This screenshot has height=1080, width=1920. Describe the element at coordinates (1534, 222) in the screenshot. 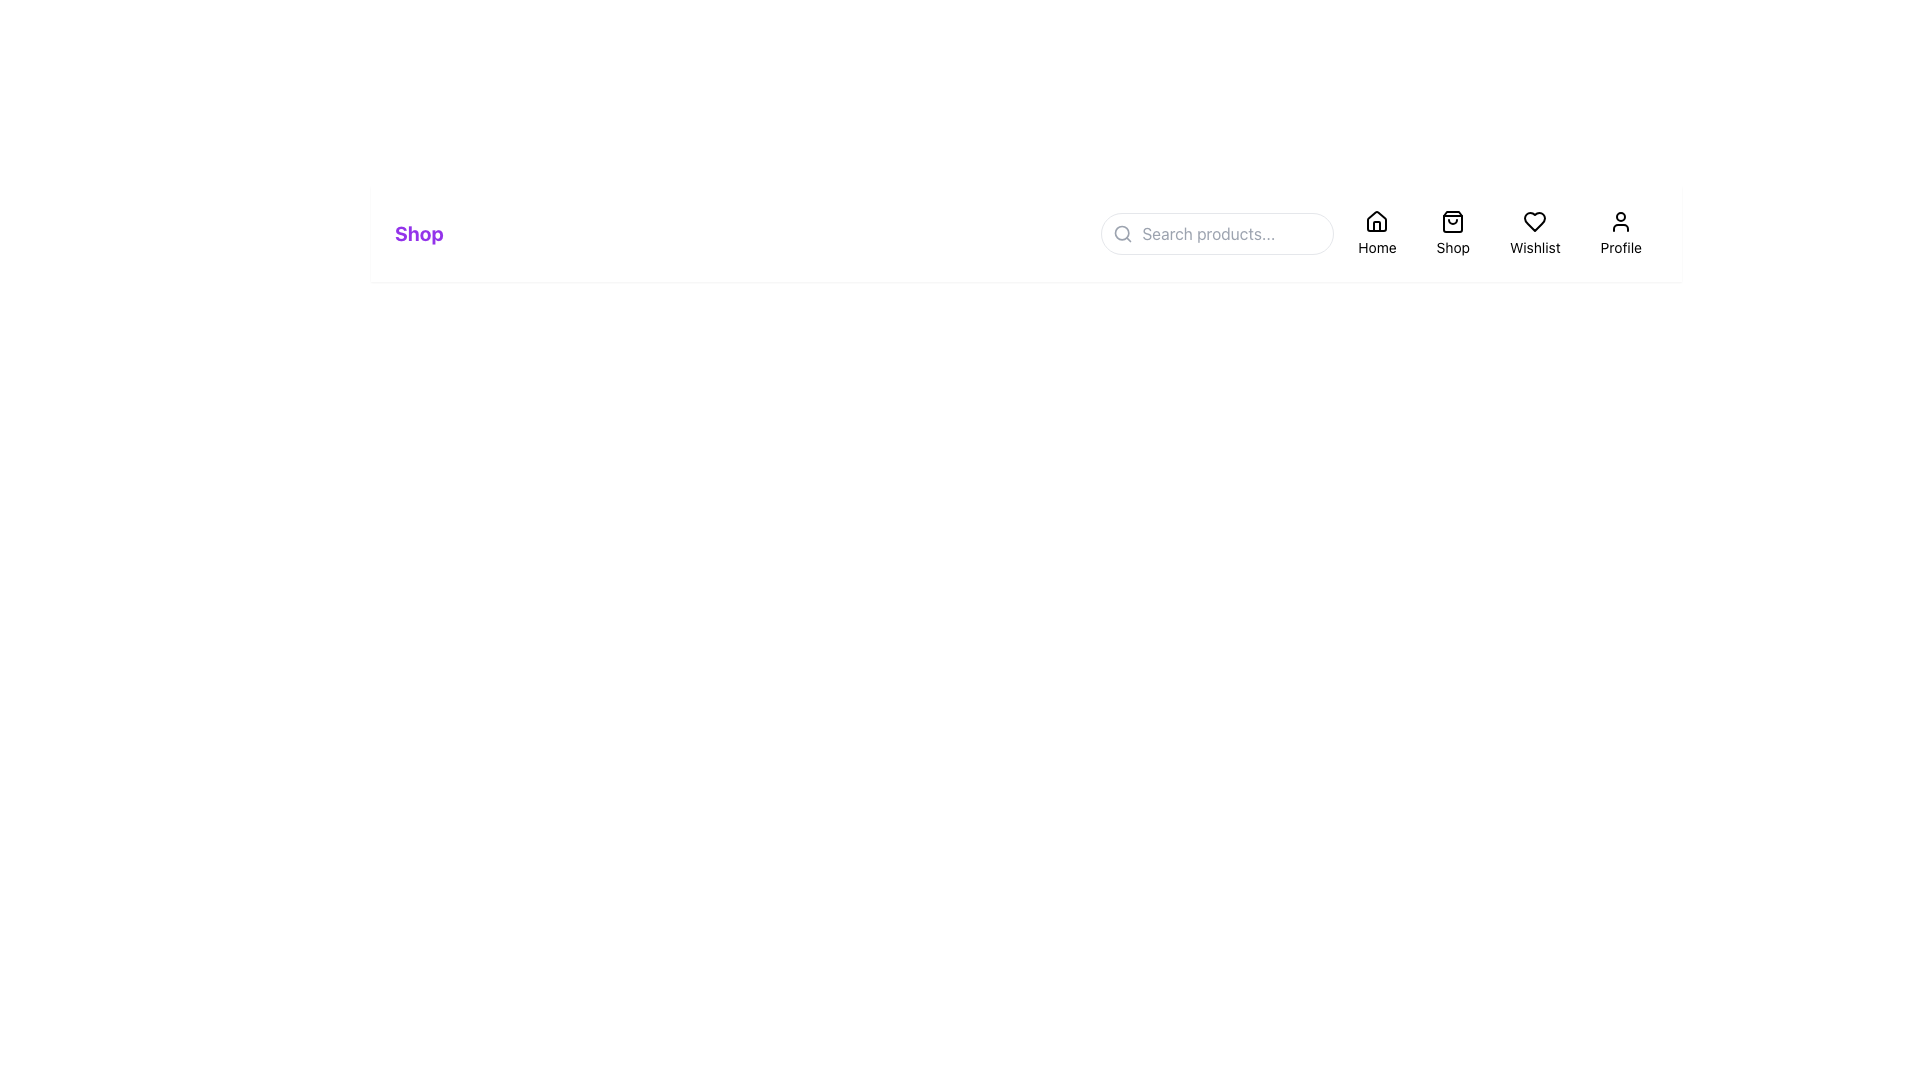

I see `the heart-shaped icon in the 'Wishlist' section of the top navigation bar` at that location.